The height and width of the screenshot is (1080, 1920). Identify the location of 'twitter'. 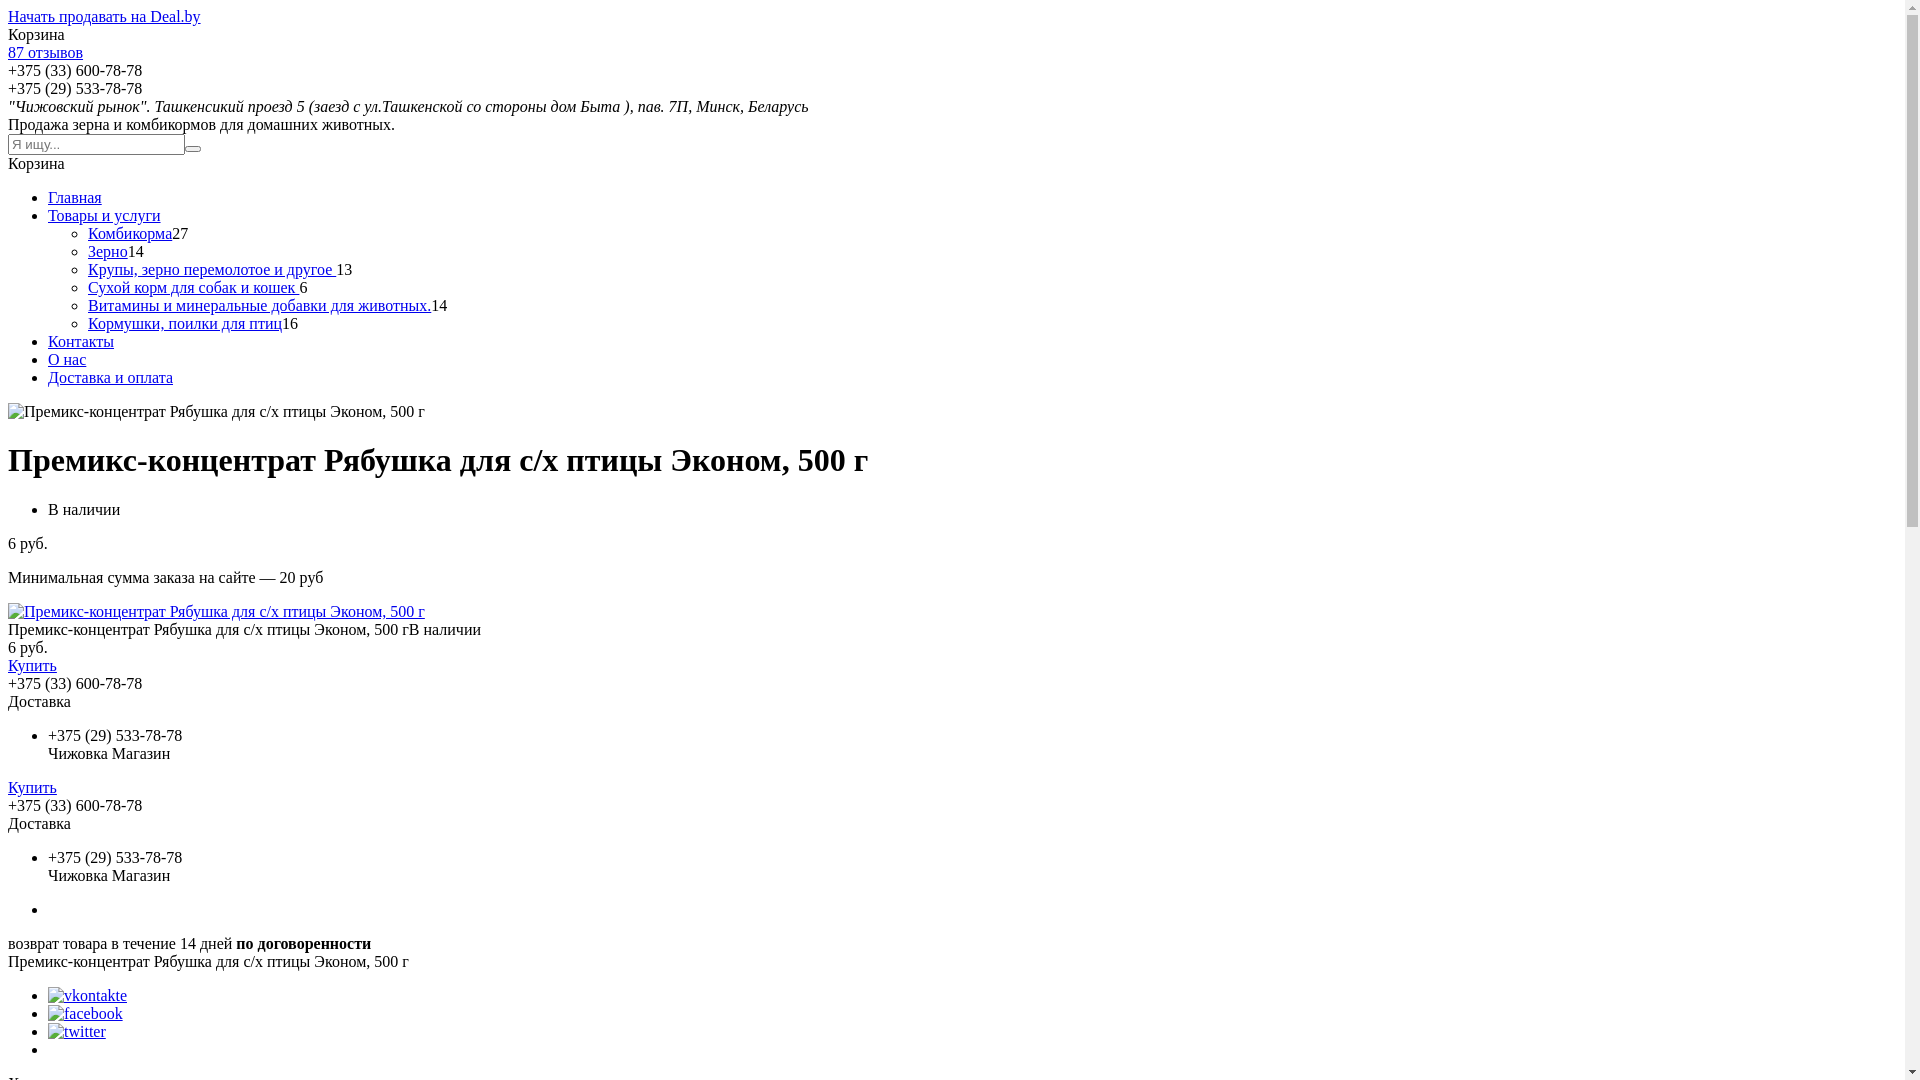
(76, 1031).